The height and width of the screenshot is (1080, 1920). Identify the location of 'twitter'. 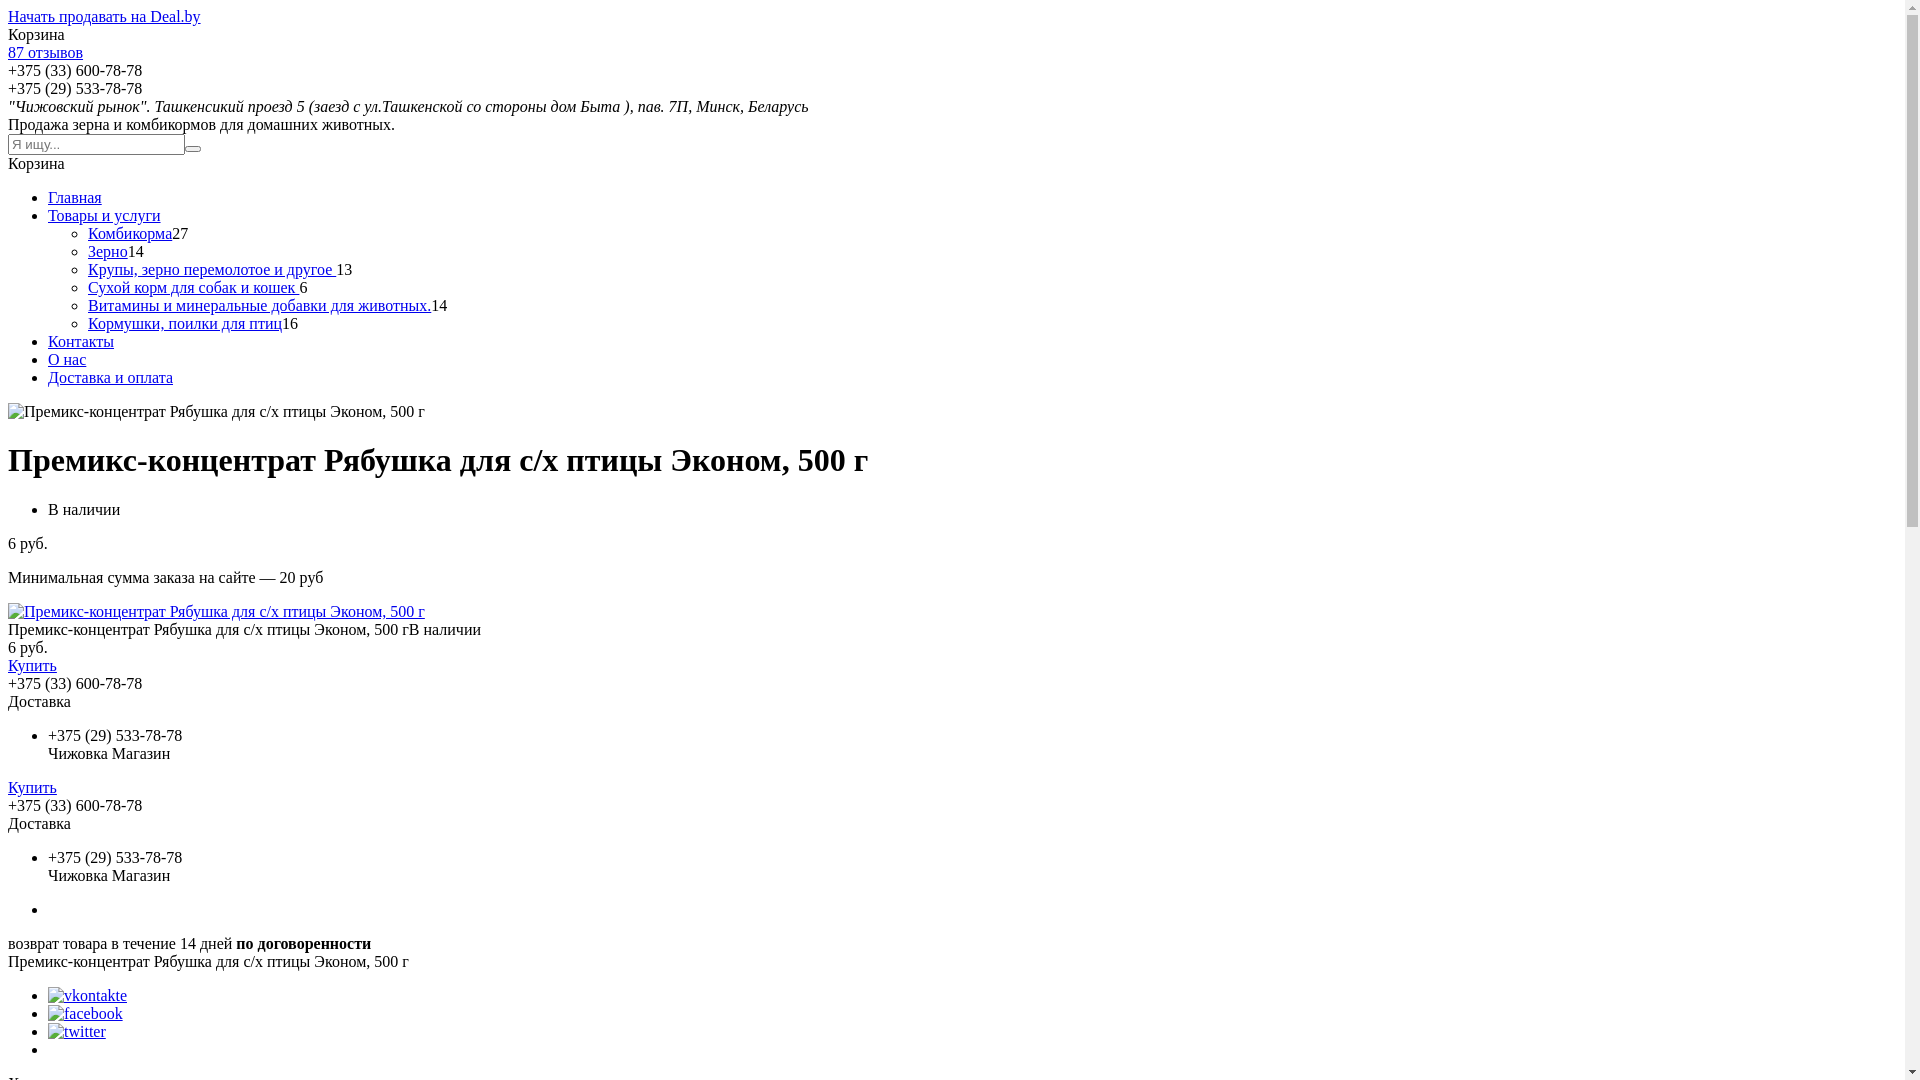
(76, 1031).